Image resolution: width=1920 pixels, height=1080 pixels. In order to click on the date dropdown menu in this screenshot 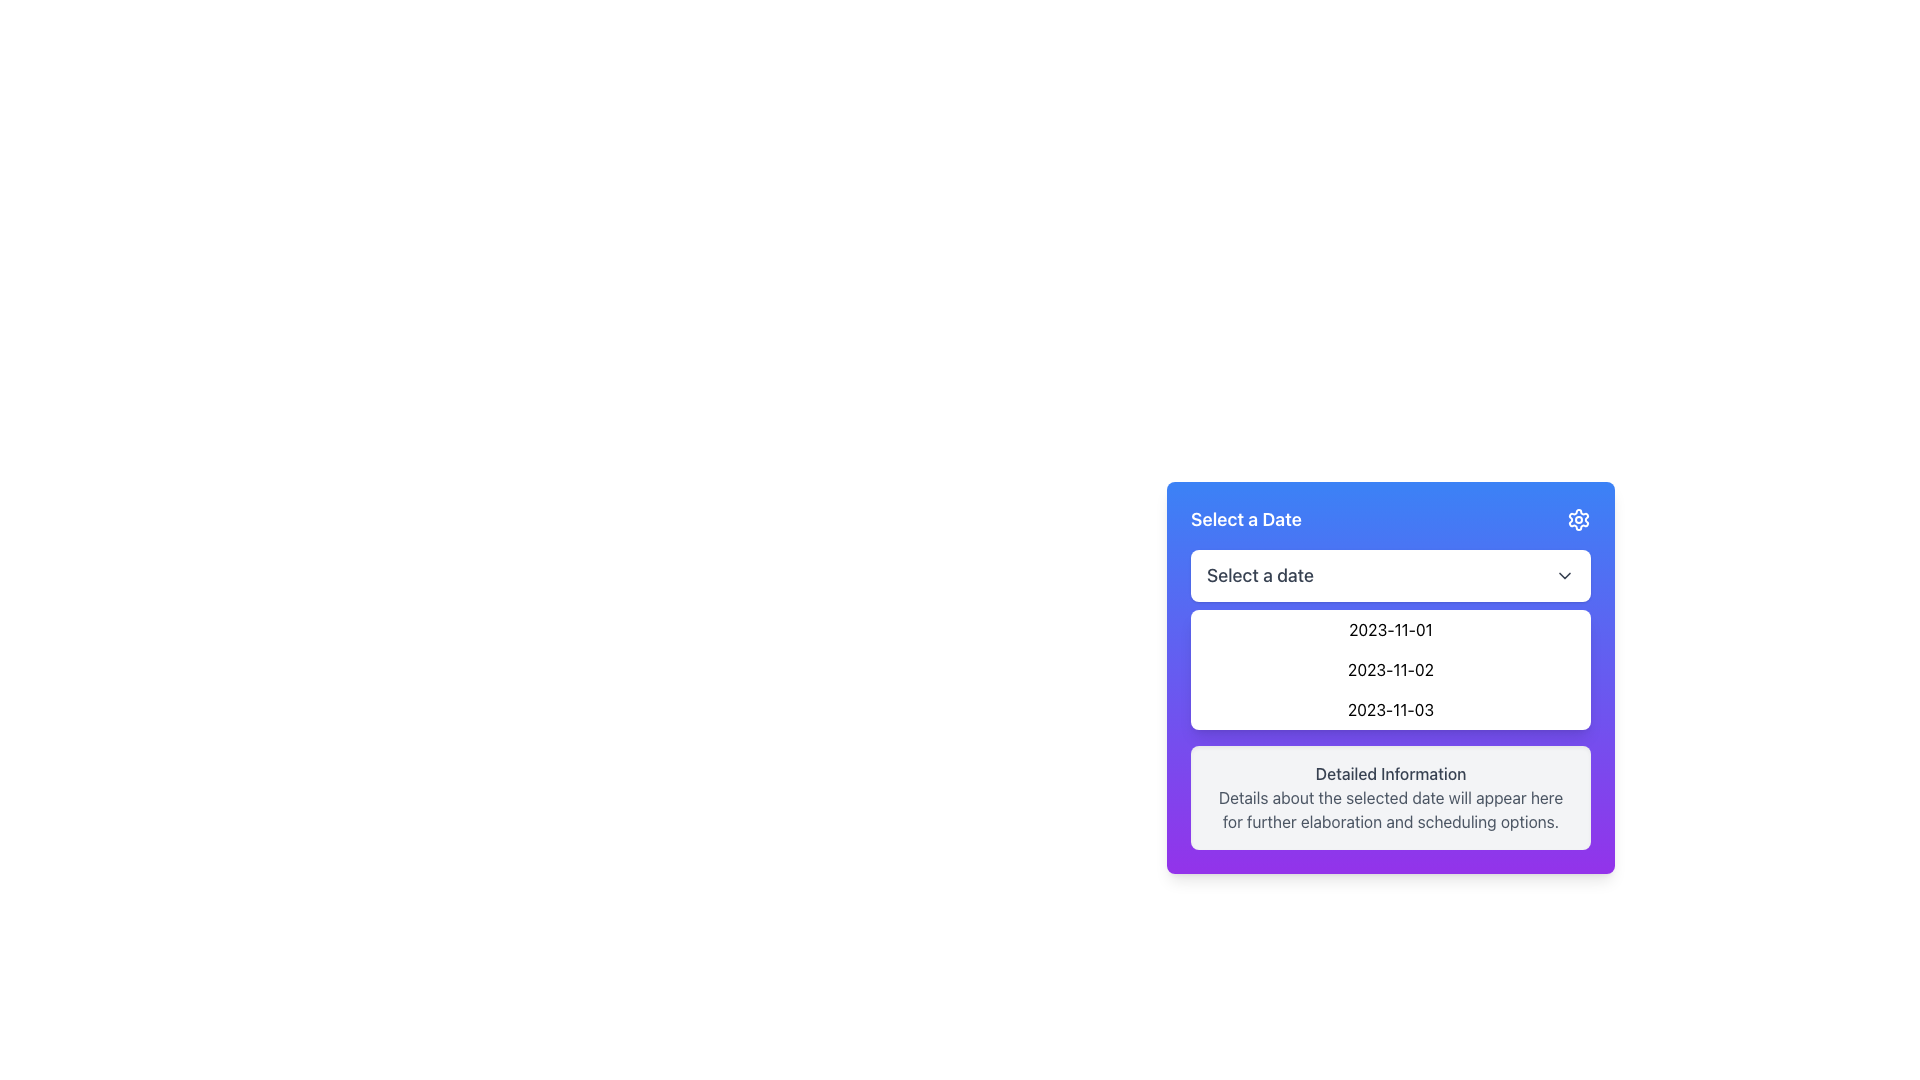, I will do `click(1390, 670)`.